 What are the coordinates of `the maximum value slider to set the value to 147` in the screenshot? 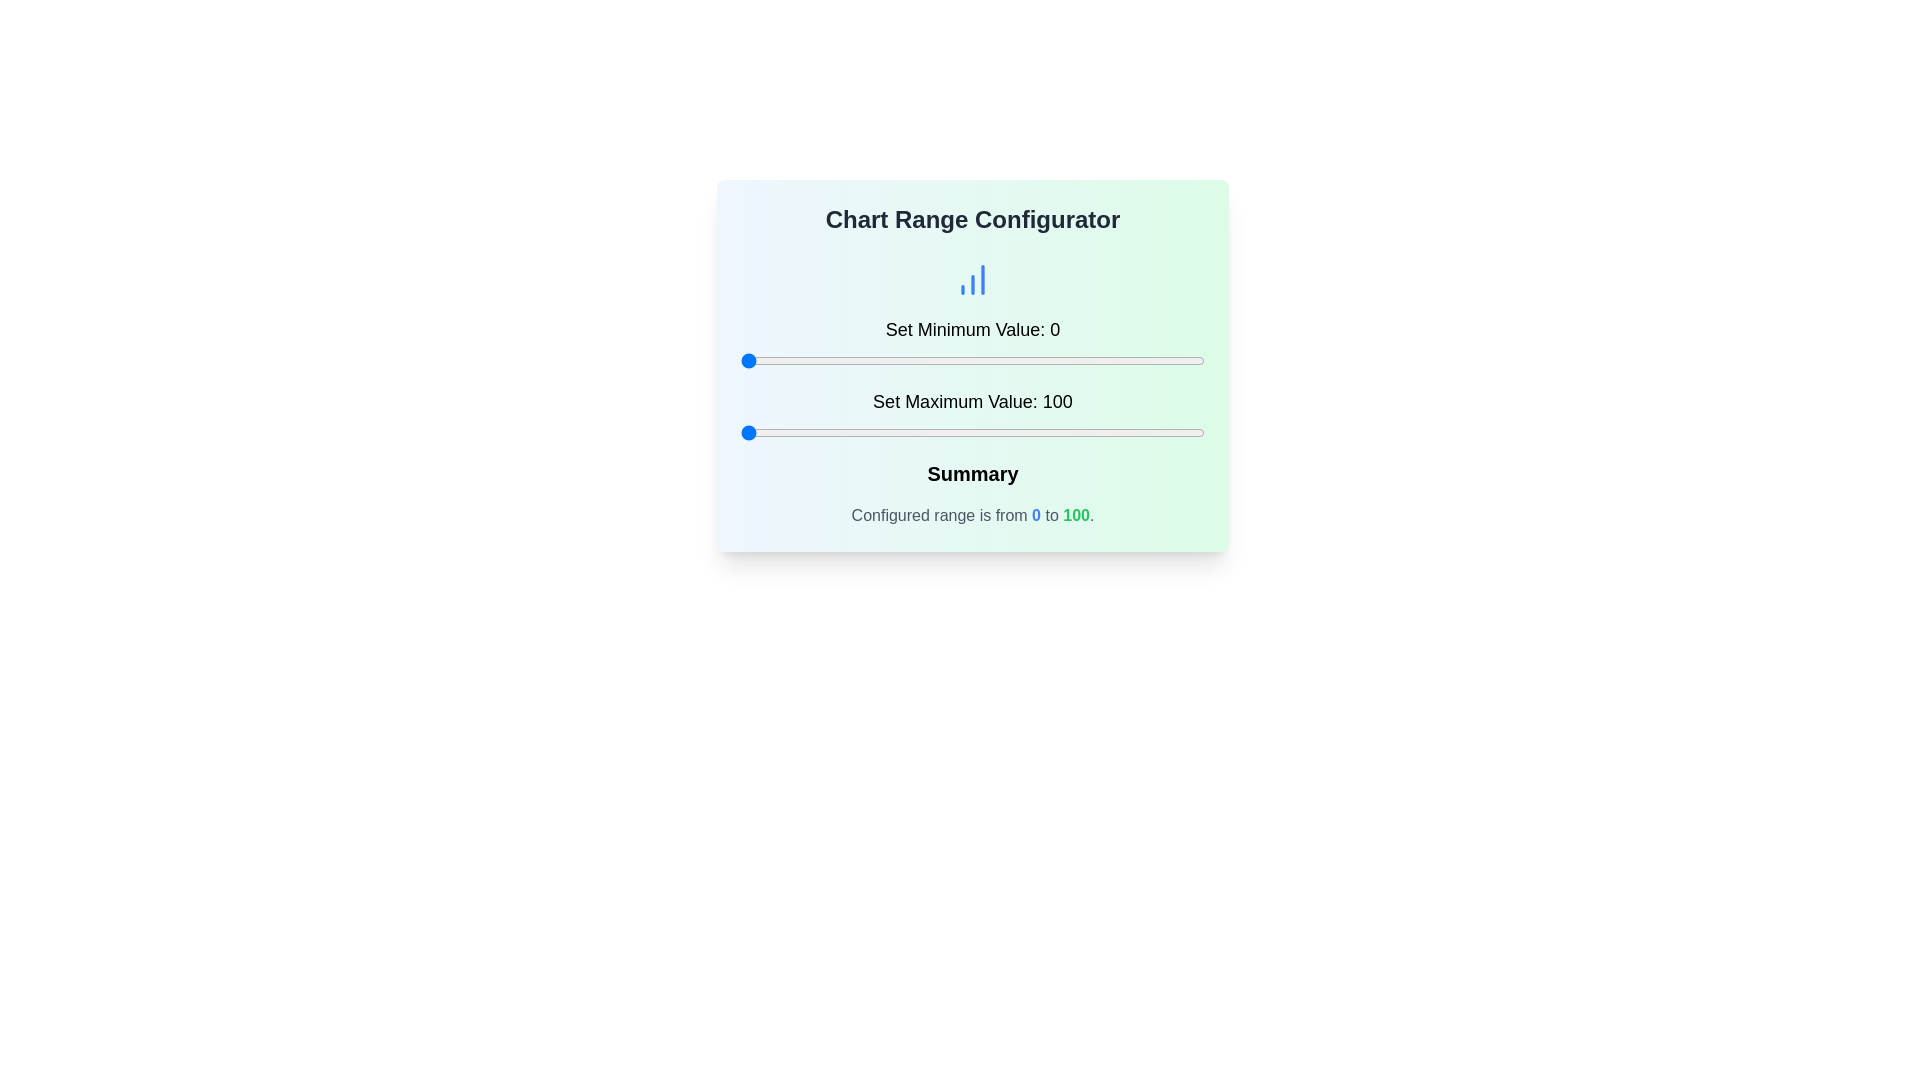 It's located at (958, 431).